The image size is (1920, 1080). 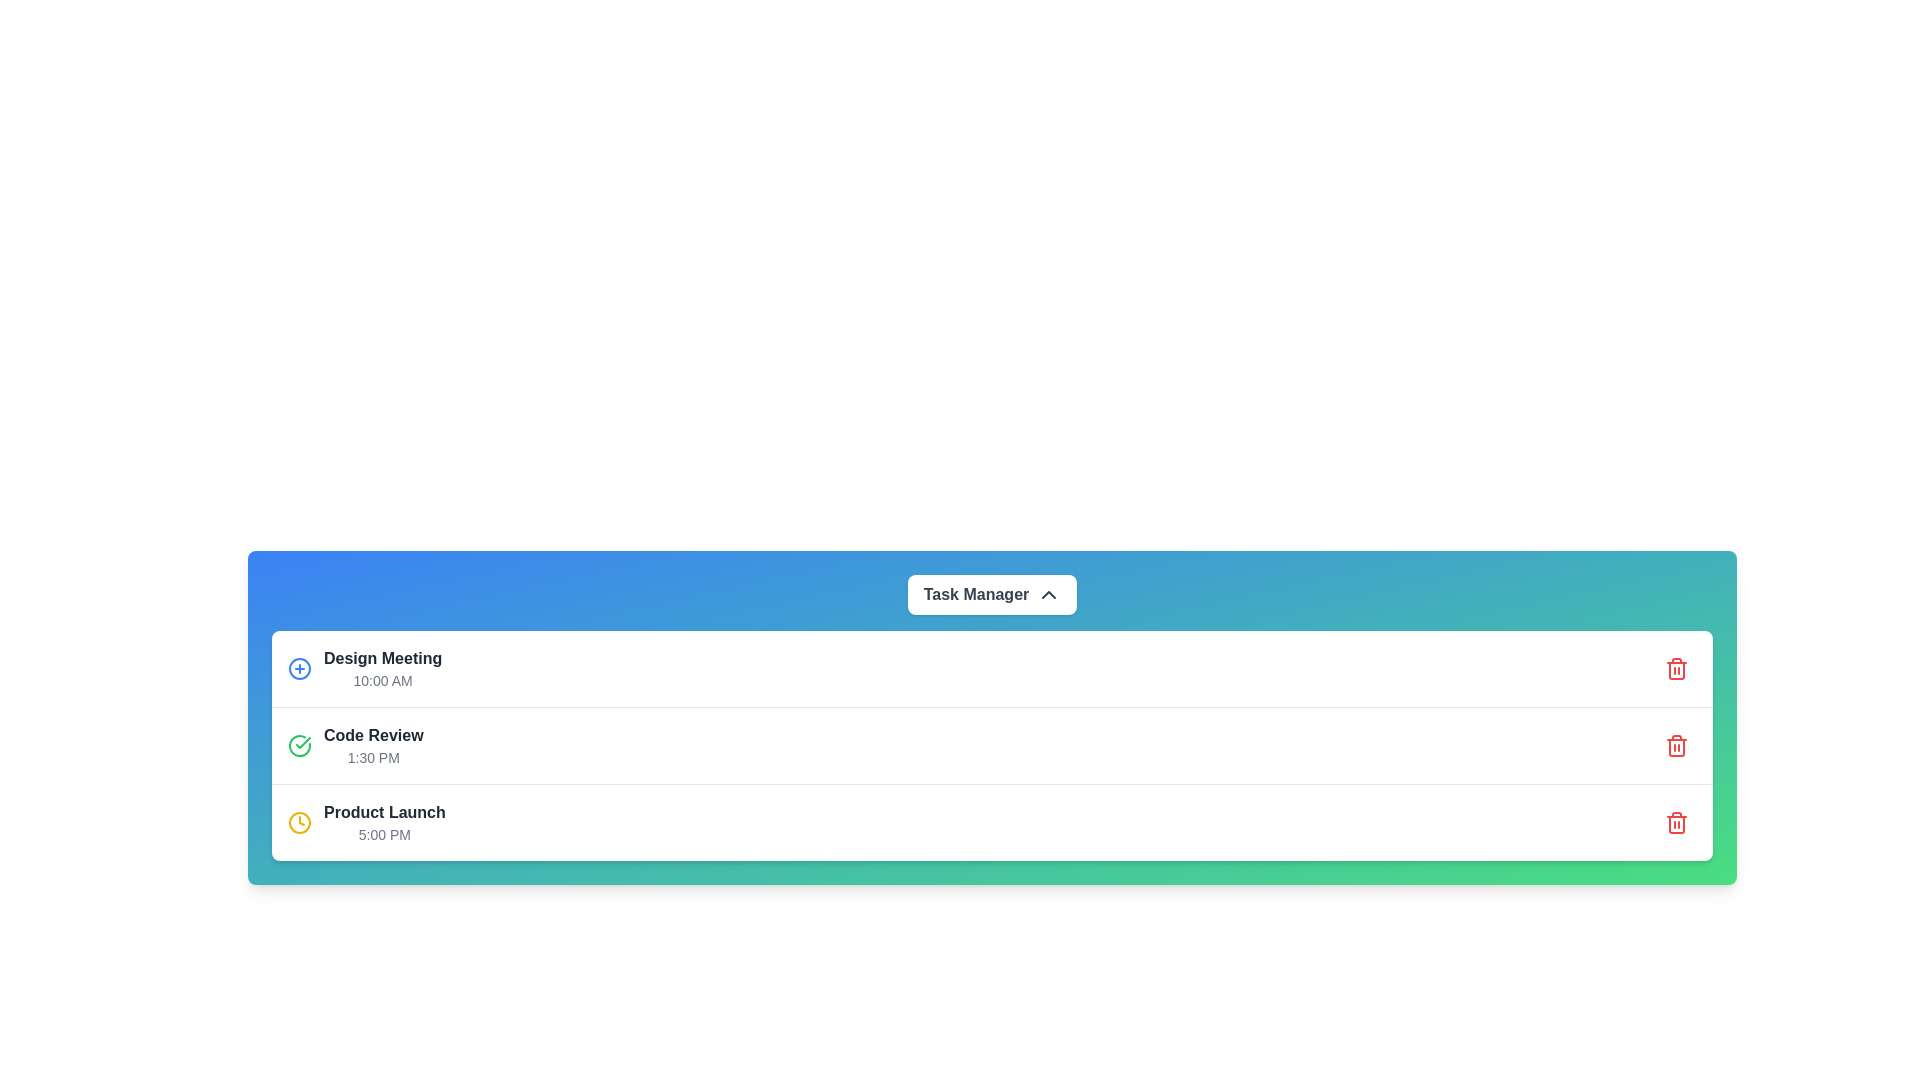 What do you see at coordinates (1676, 745) in the screenshot?
I see `the delete button associated with the task entry labeled 'Code Review'` at bounding box center [1676, 745].